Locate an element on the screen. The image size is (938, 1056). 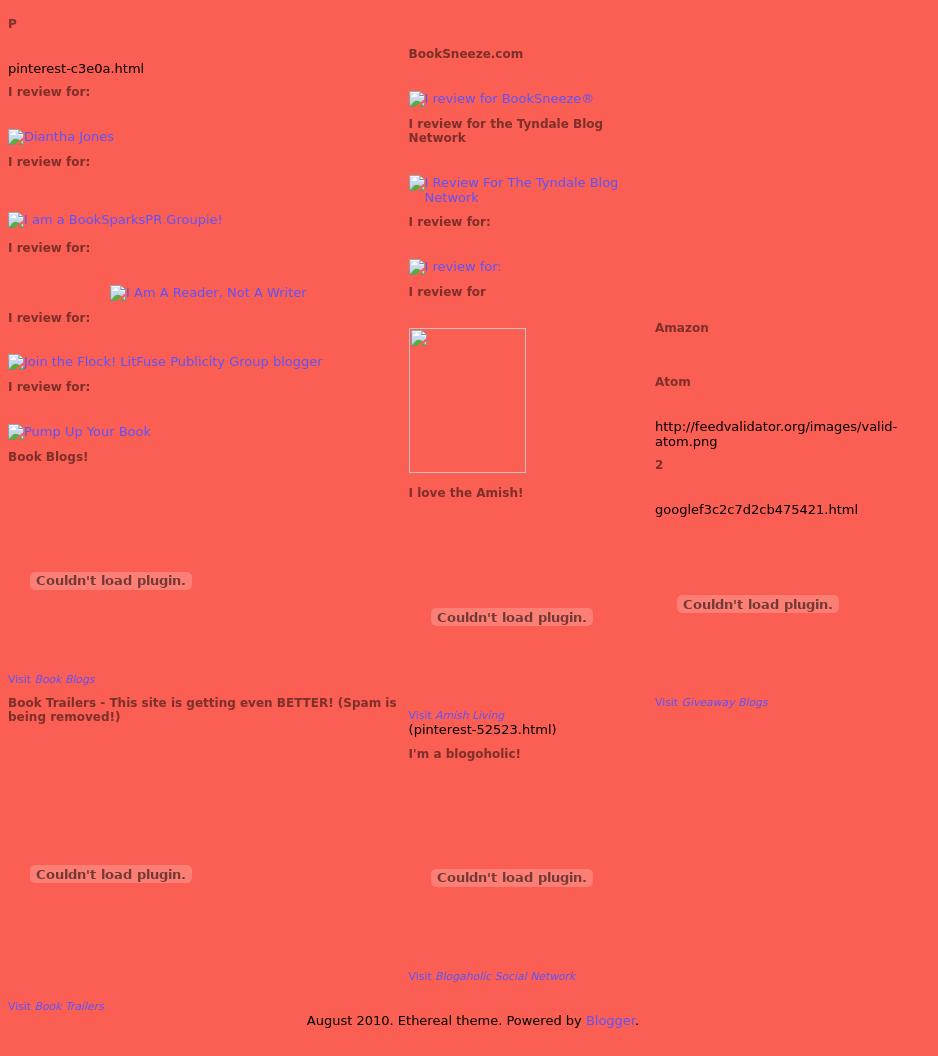
'Blogaholic Social Network' is located at coordinates (504, 975).